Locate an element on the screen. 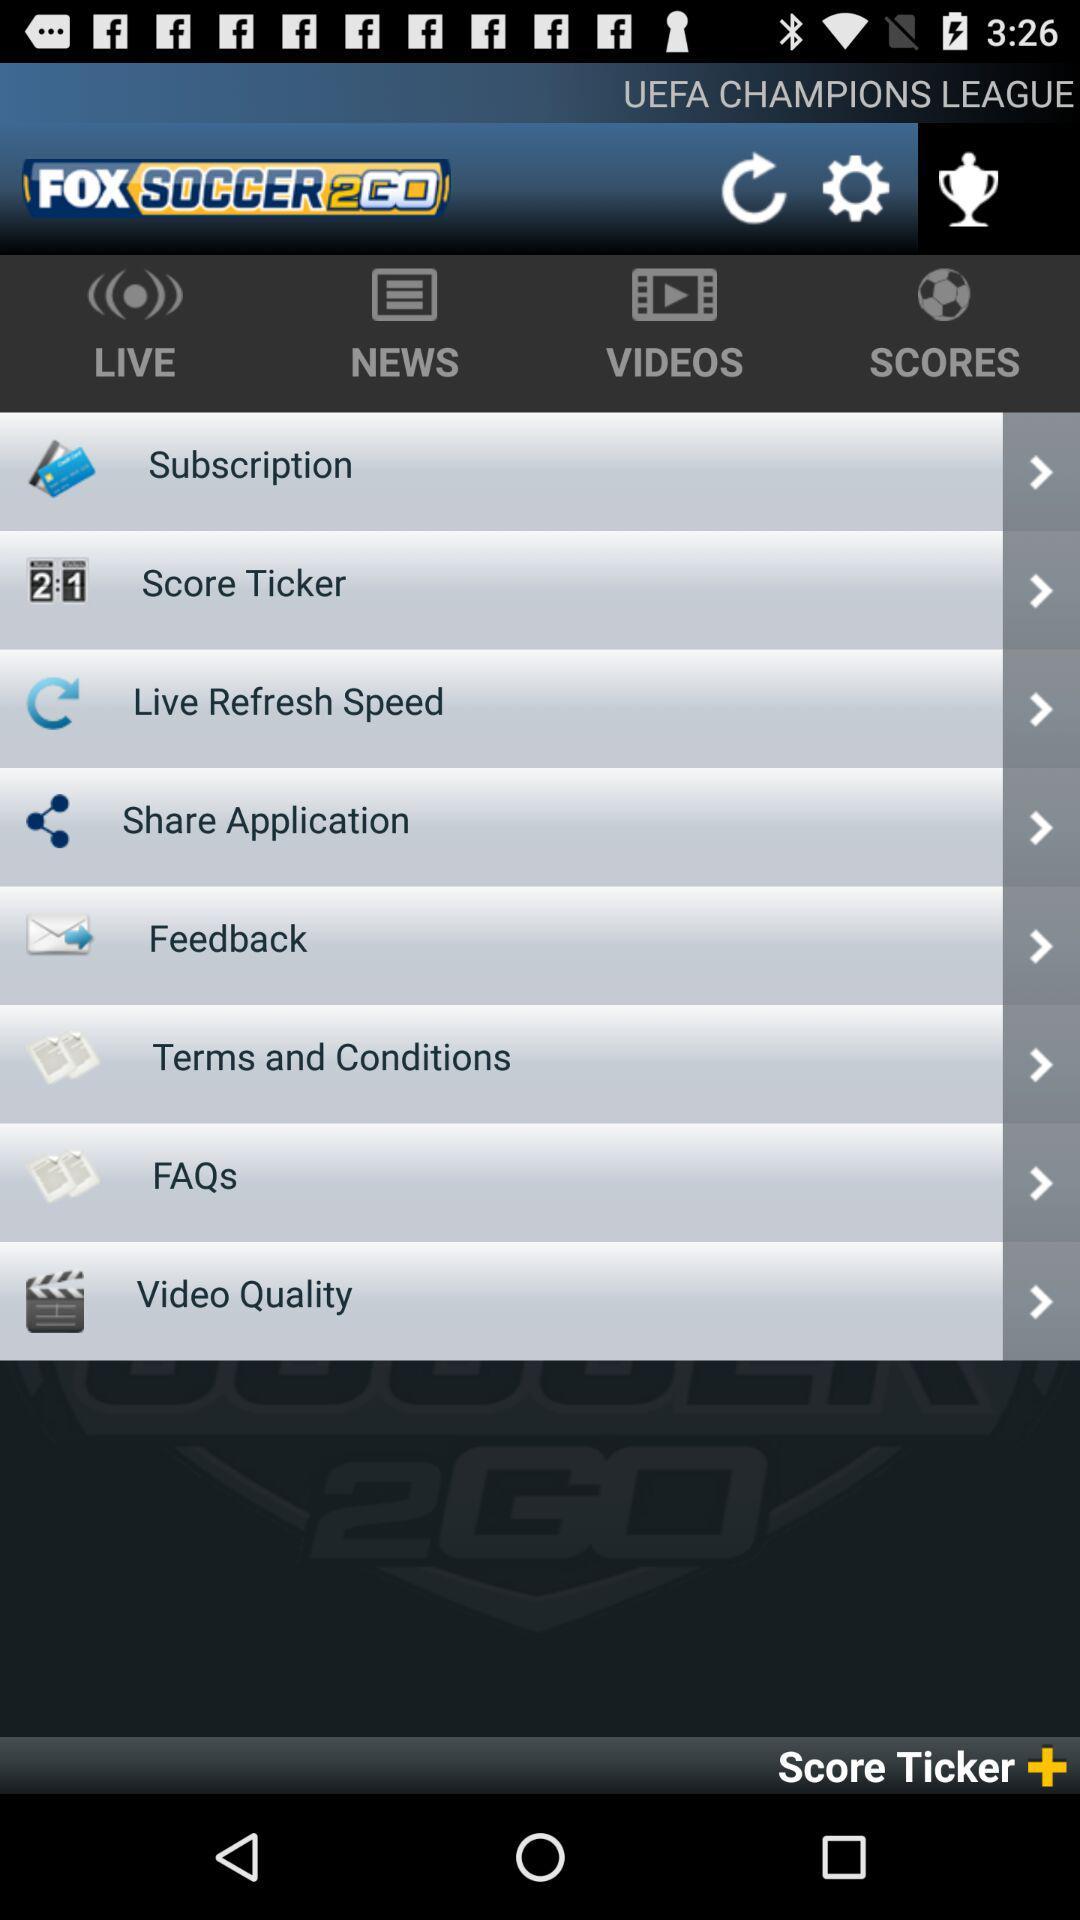  the subscription app is located at coordinates (249, 462).